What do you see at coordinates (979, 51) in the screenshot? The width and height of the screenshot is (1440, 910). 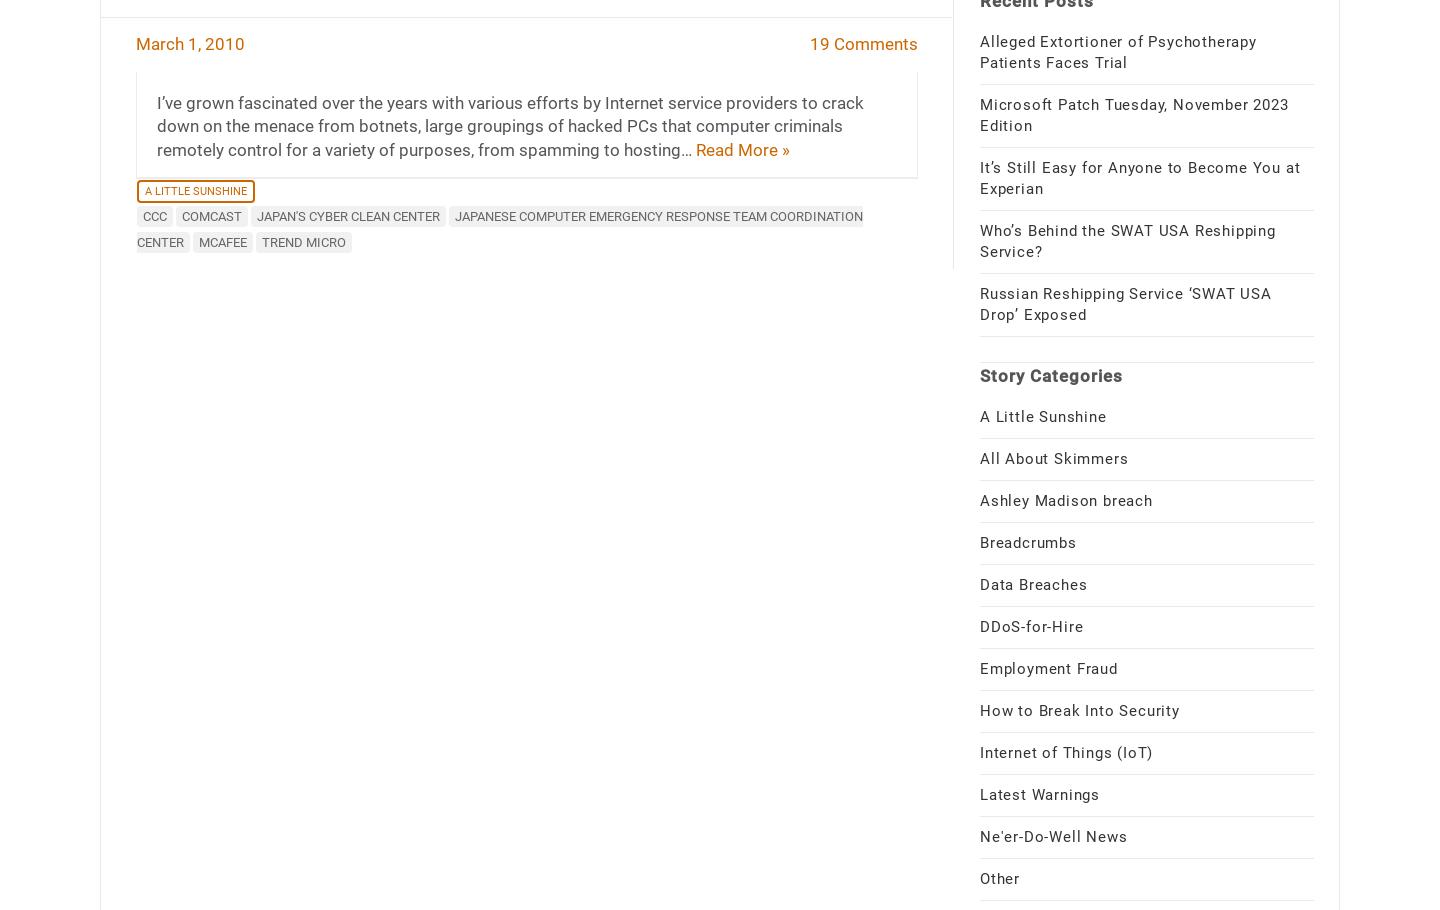 I see `'Alleged Extortioner of Psychotherapy Patients Faces Trial'` at bounding box center [979, 51].